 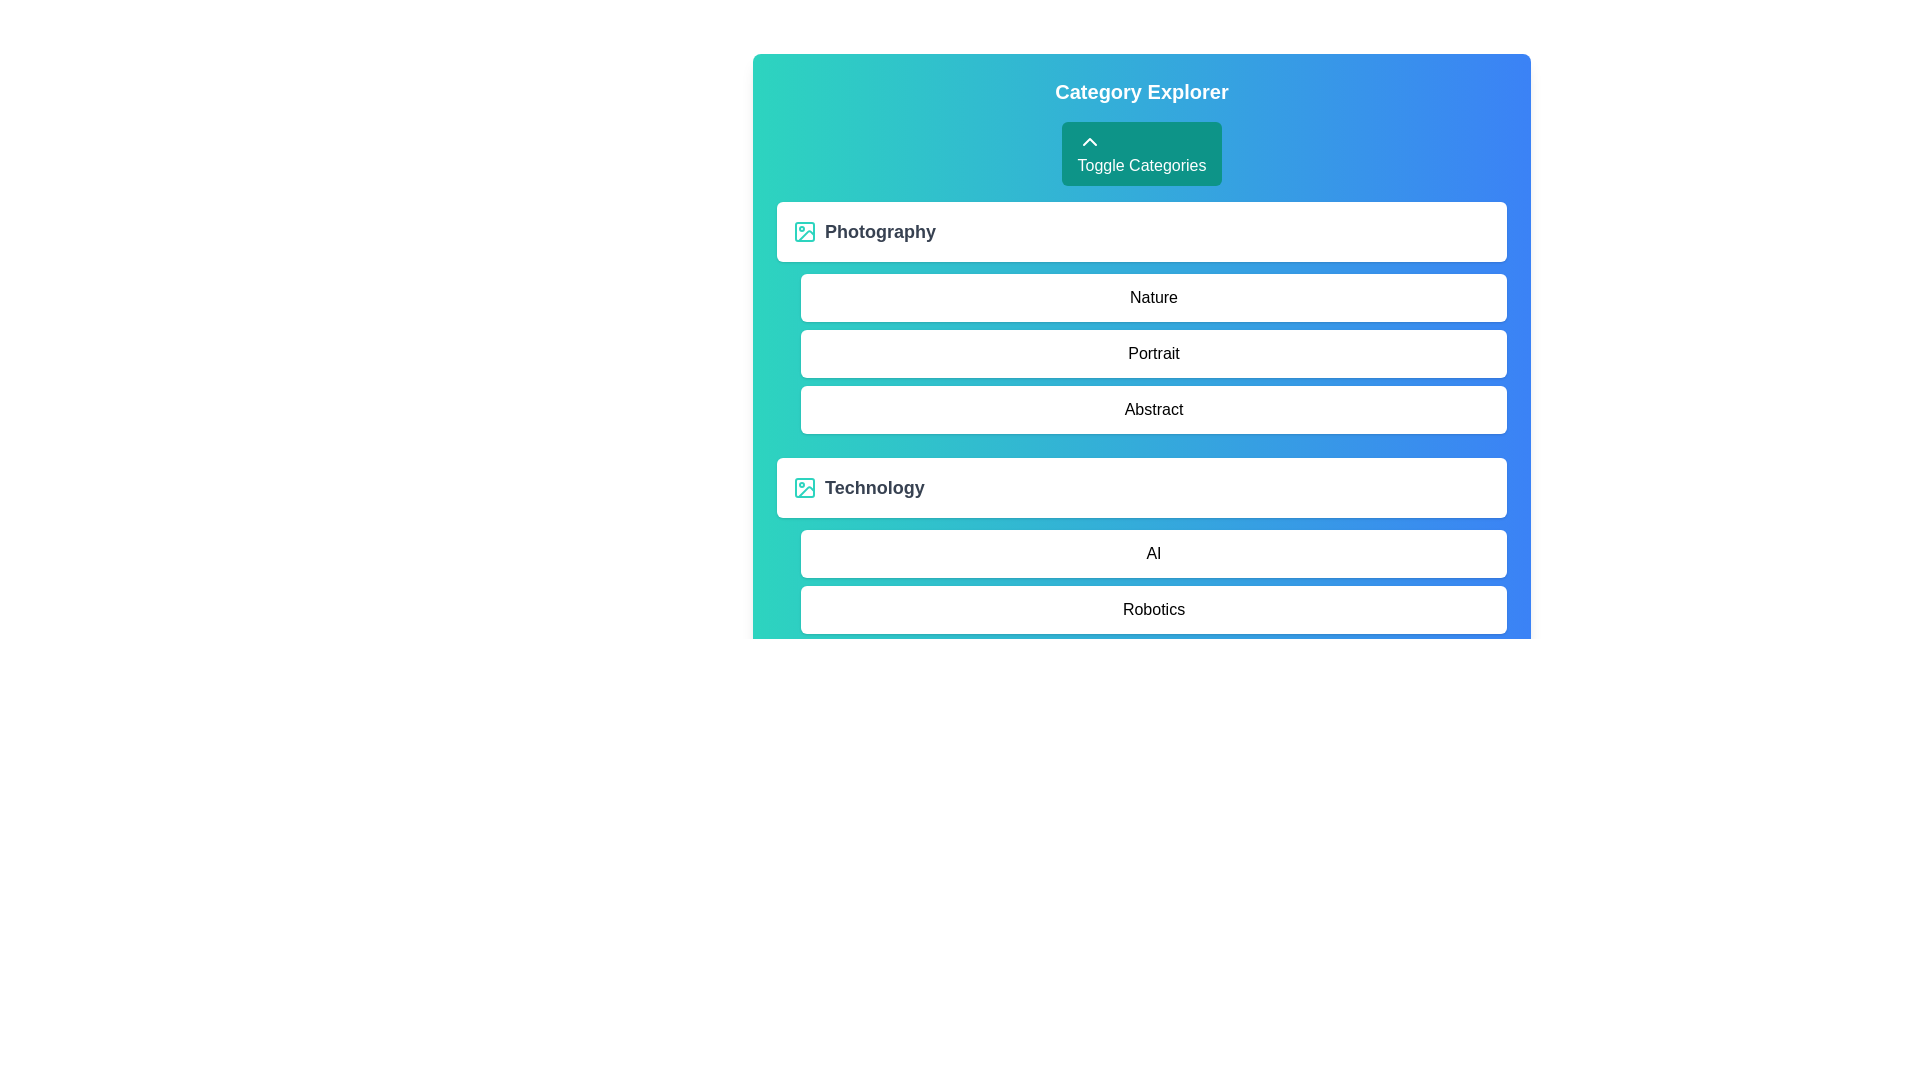 What do you see at coordinates (1153, 408) in the screenshot?
I see `the item Abstract from the category Photography` at bounding box center [1153, 408].